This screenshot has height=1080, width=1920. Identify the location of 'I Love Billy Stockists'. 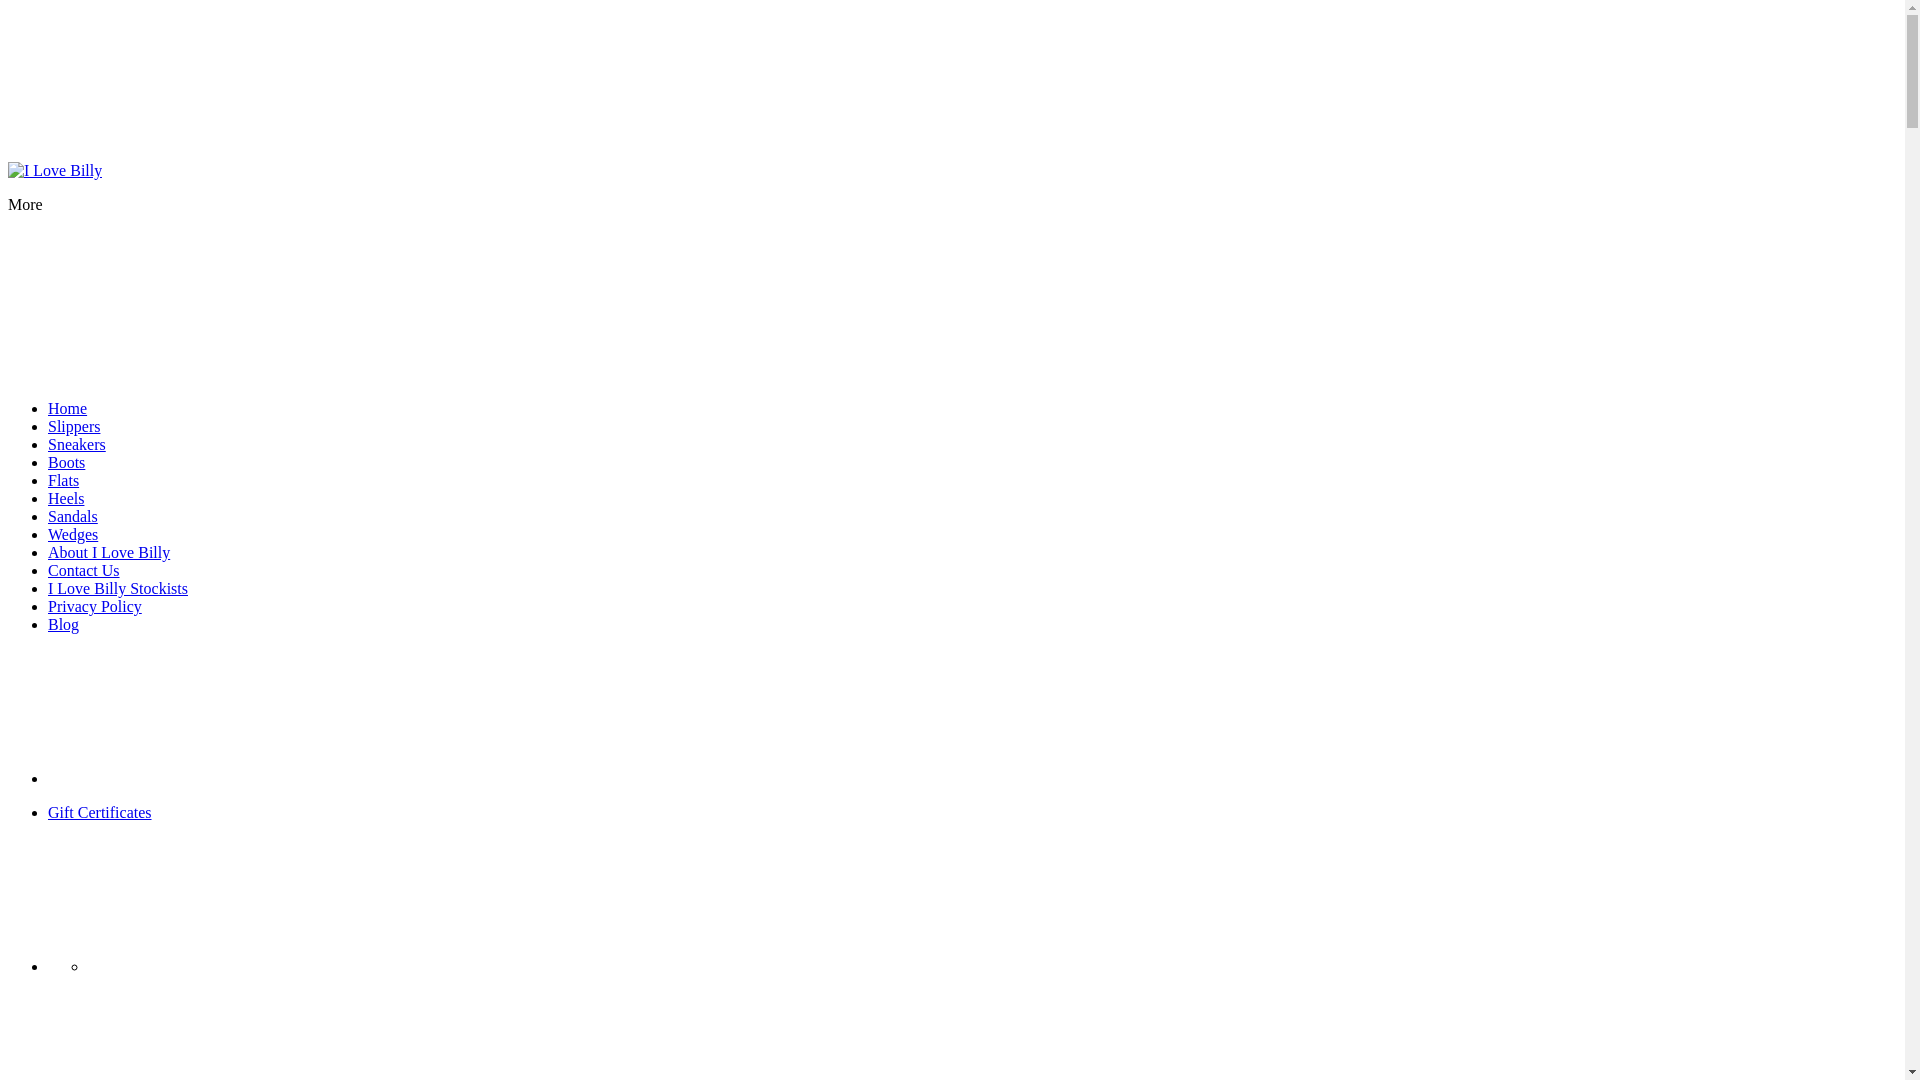
(117, 587).